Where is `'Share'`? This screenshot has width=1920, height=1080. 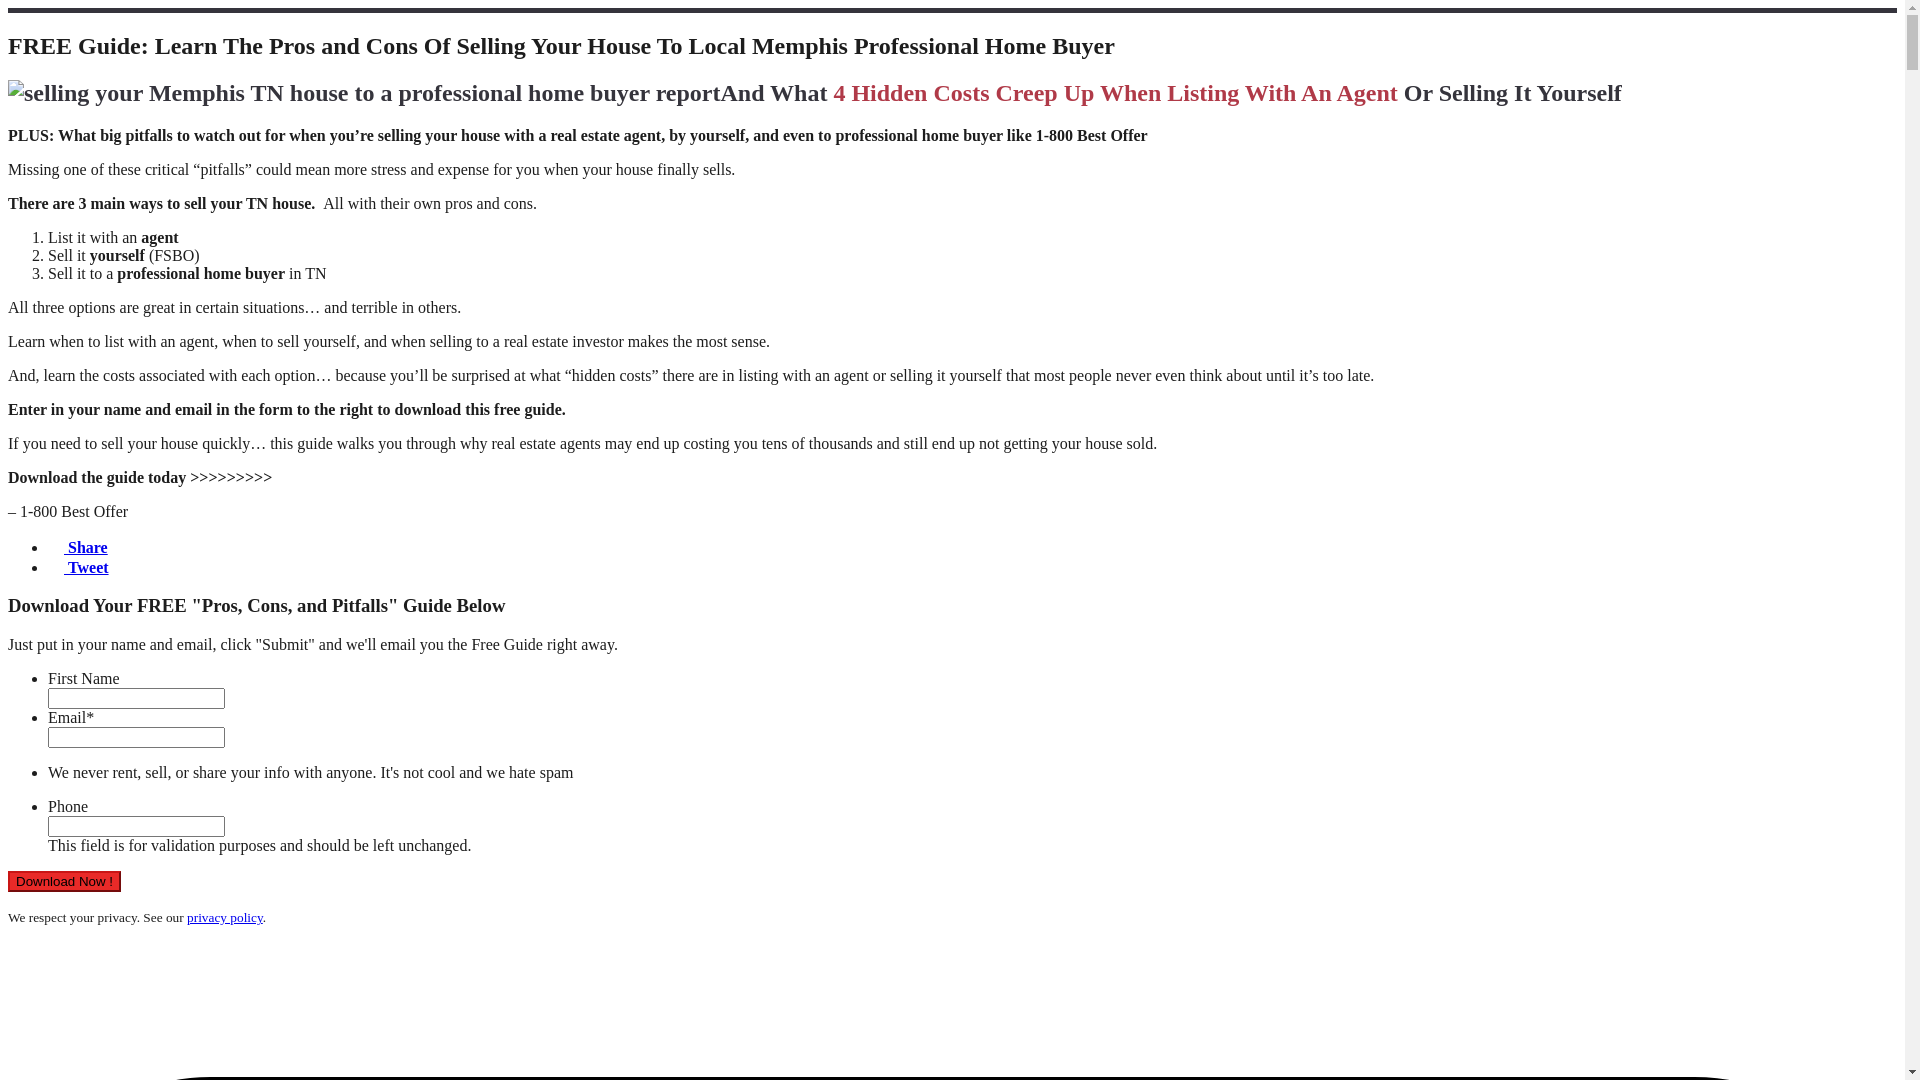 'Share' is located at coordinates (48, 547).